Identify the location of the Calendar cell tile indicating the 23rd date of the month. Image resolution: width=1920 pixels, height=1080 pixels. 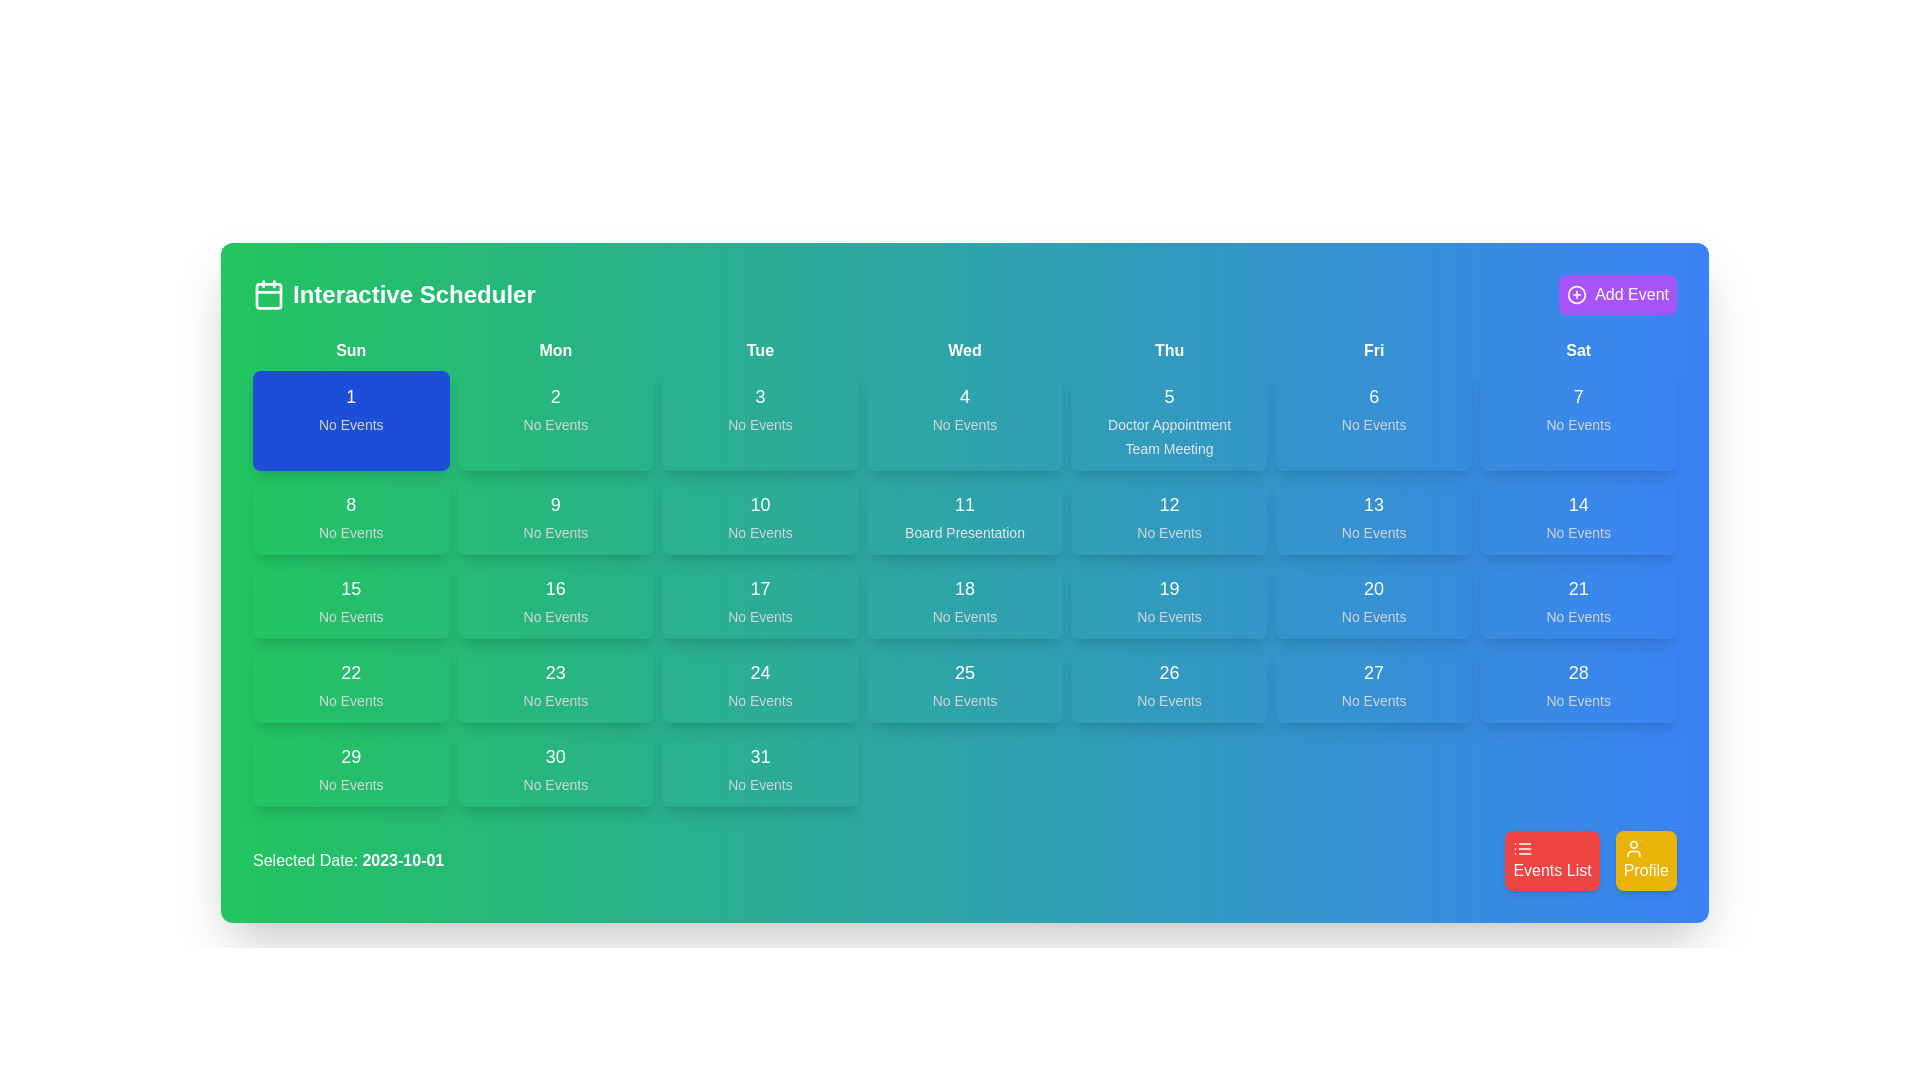
(555, 684).